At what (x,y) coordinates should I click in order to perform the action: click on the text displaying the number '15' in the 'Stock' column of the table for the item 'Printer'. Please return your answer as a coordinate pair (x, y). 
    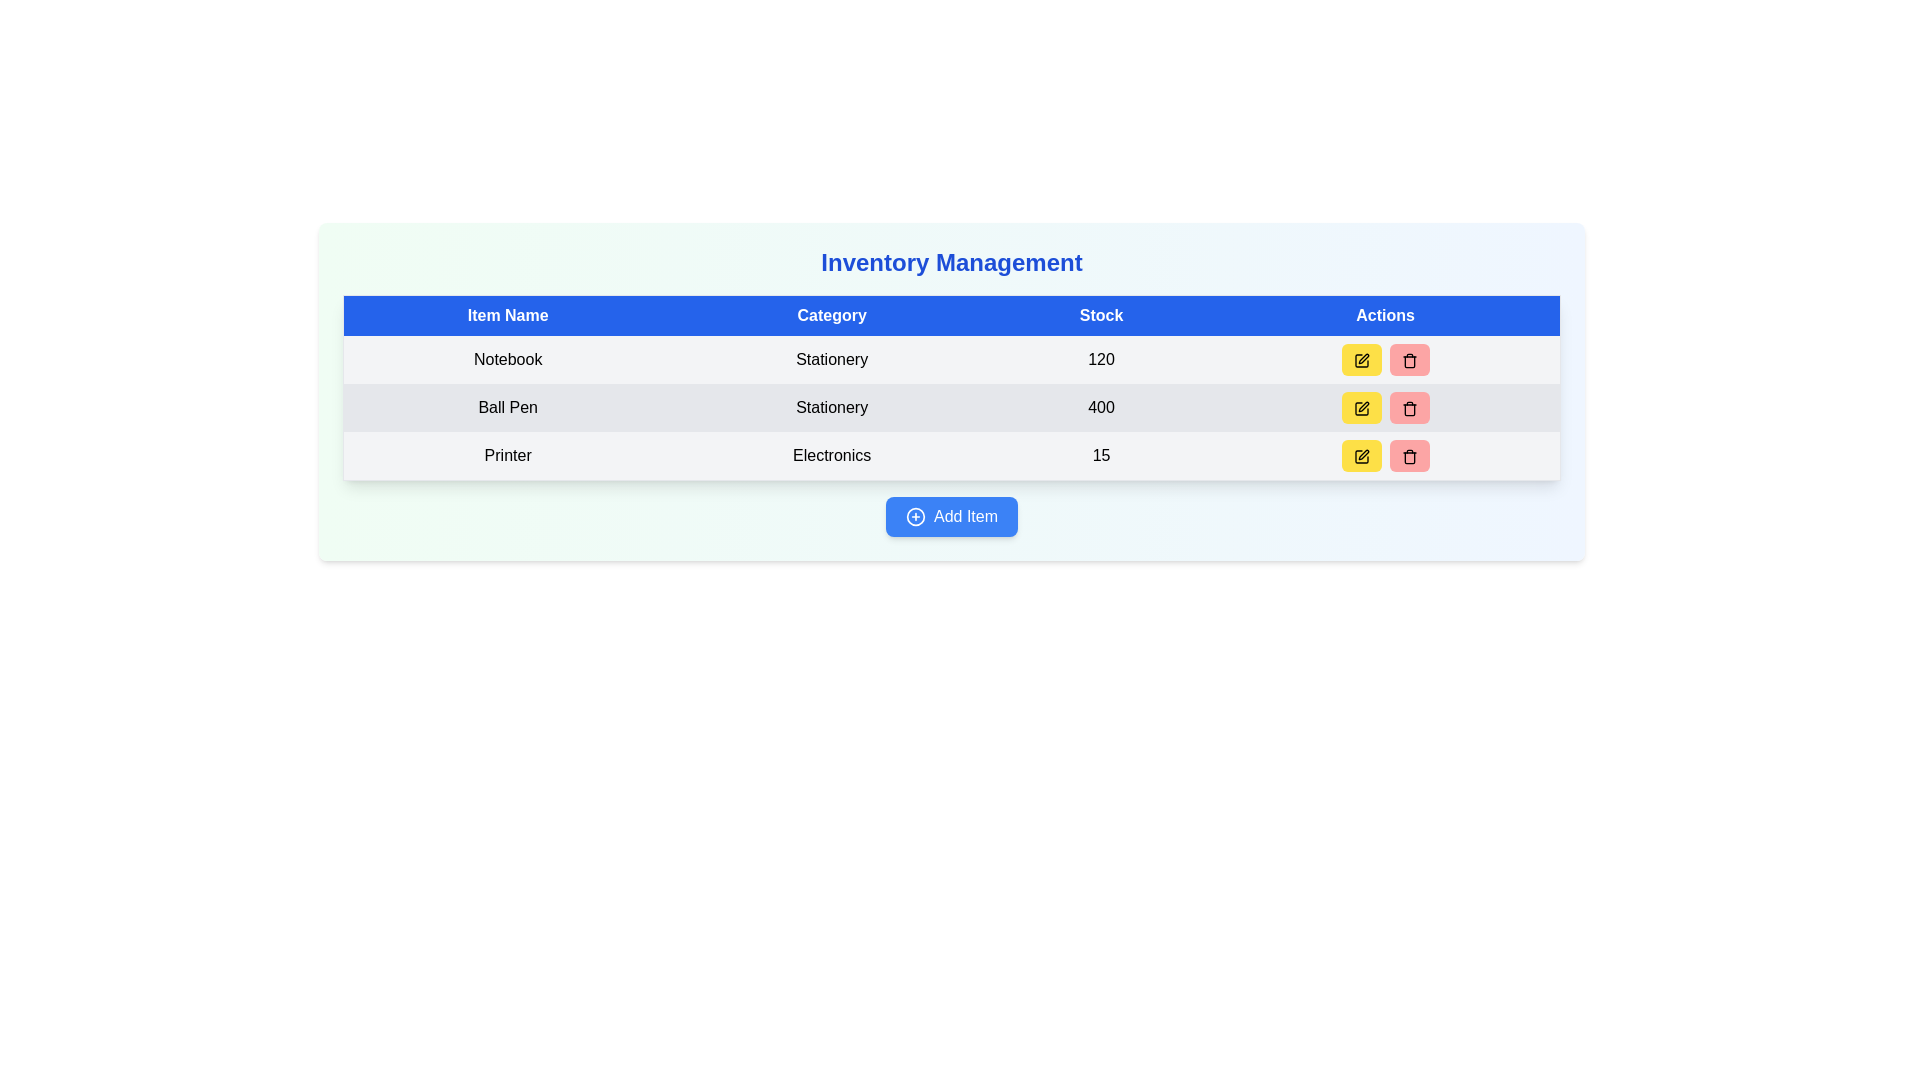
    Looking at the image, I should click on (1100, 456).